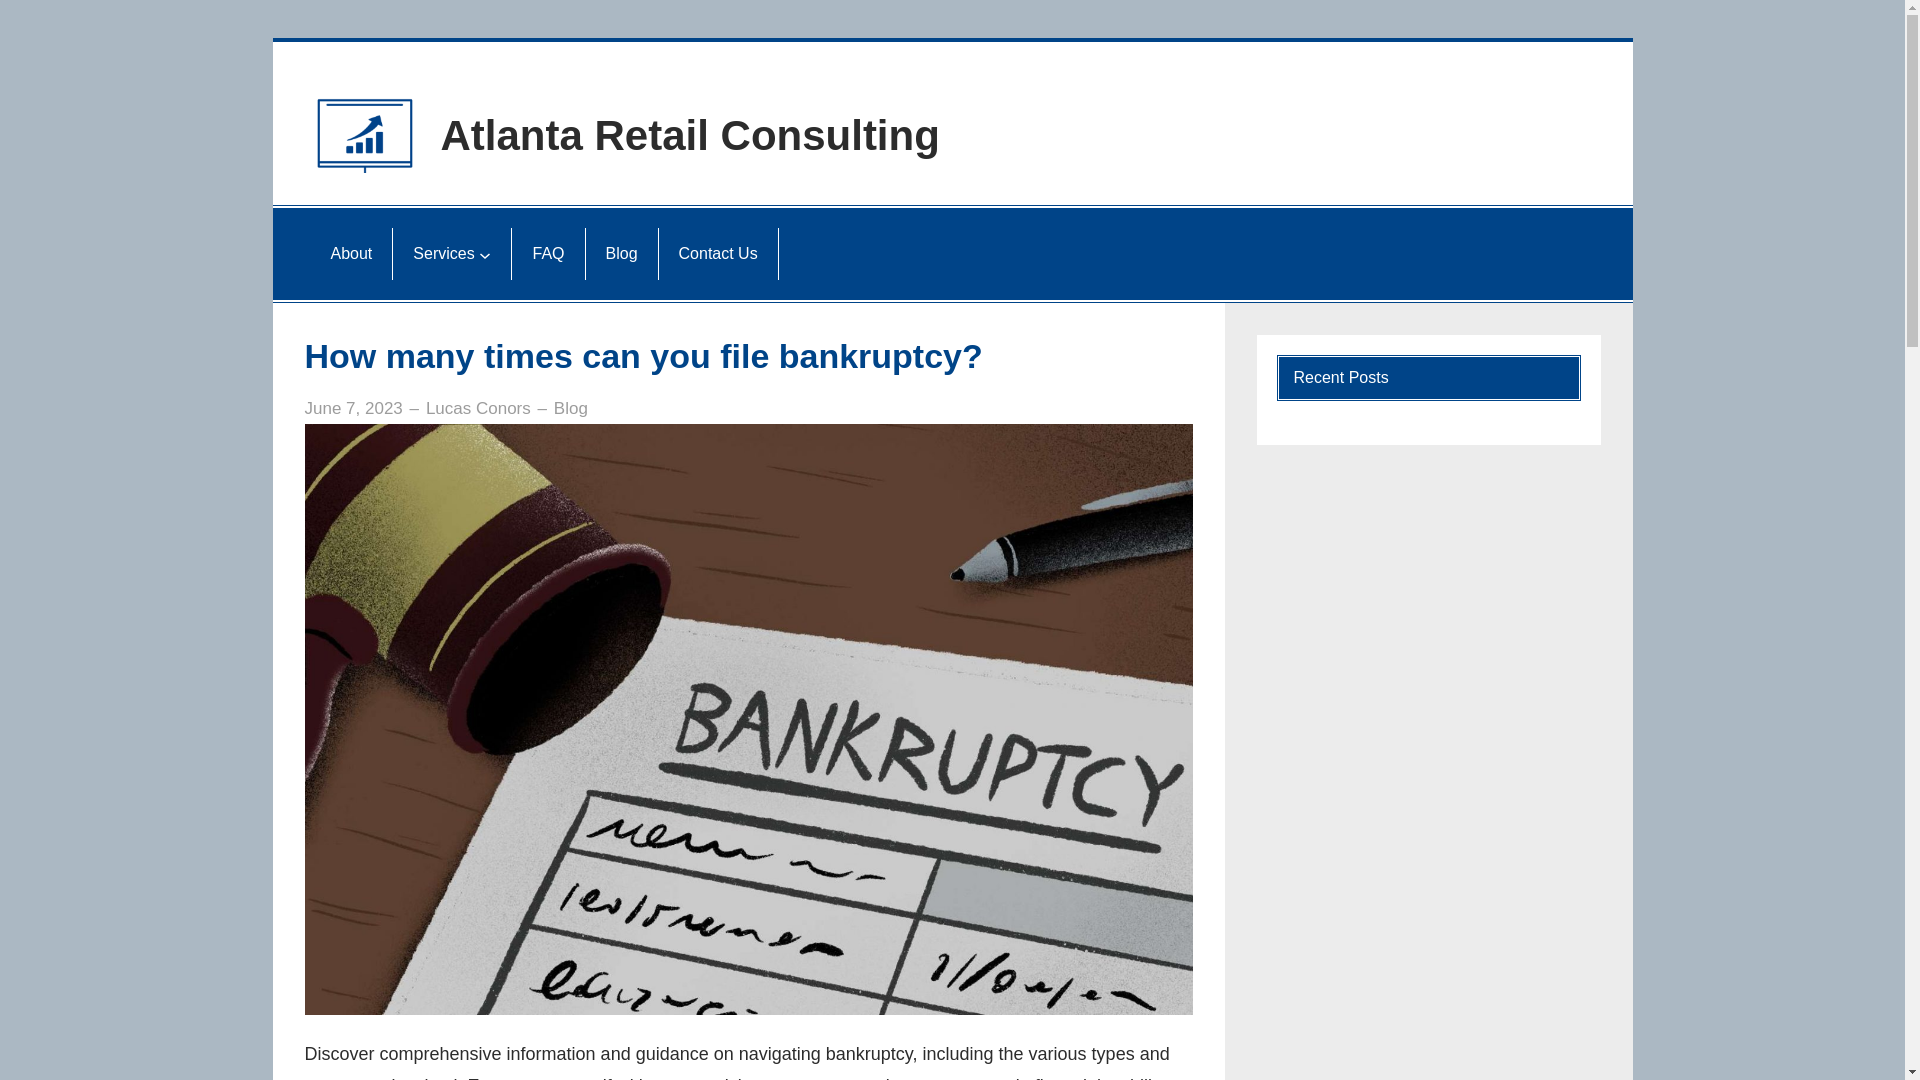  What do you see at coordinates (353, 407) in the screenshot?
I see `'June 7, 2023'` at bounding box center [353, 407].